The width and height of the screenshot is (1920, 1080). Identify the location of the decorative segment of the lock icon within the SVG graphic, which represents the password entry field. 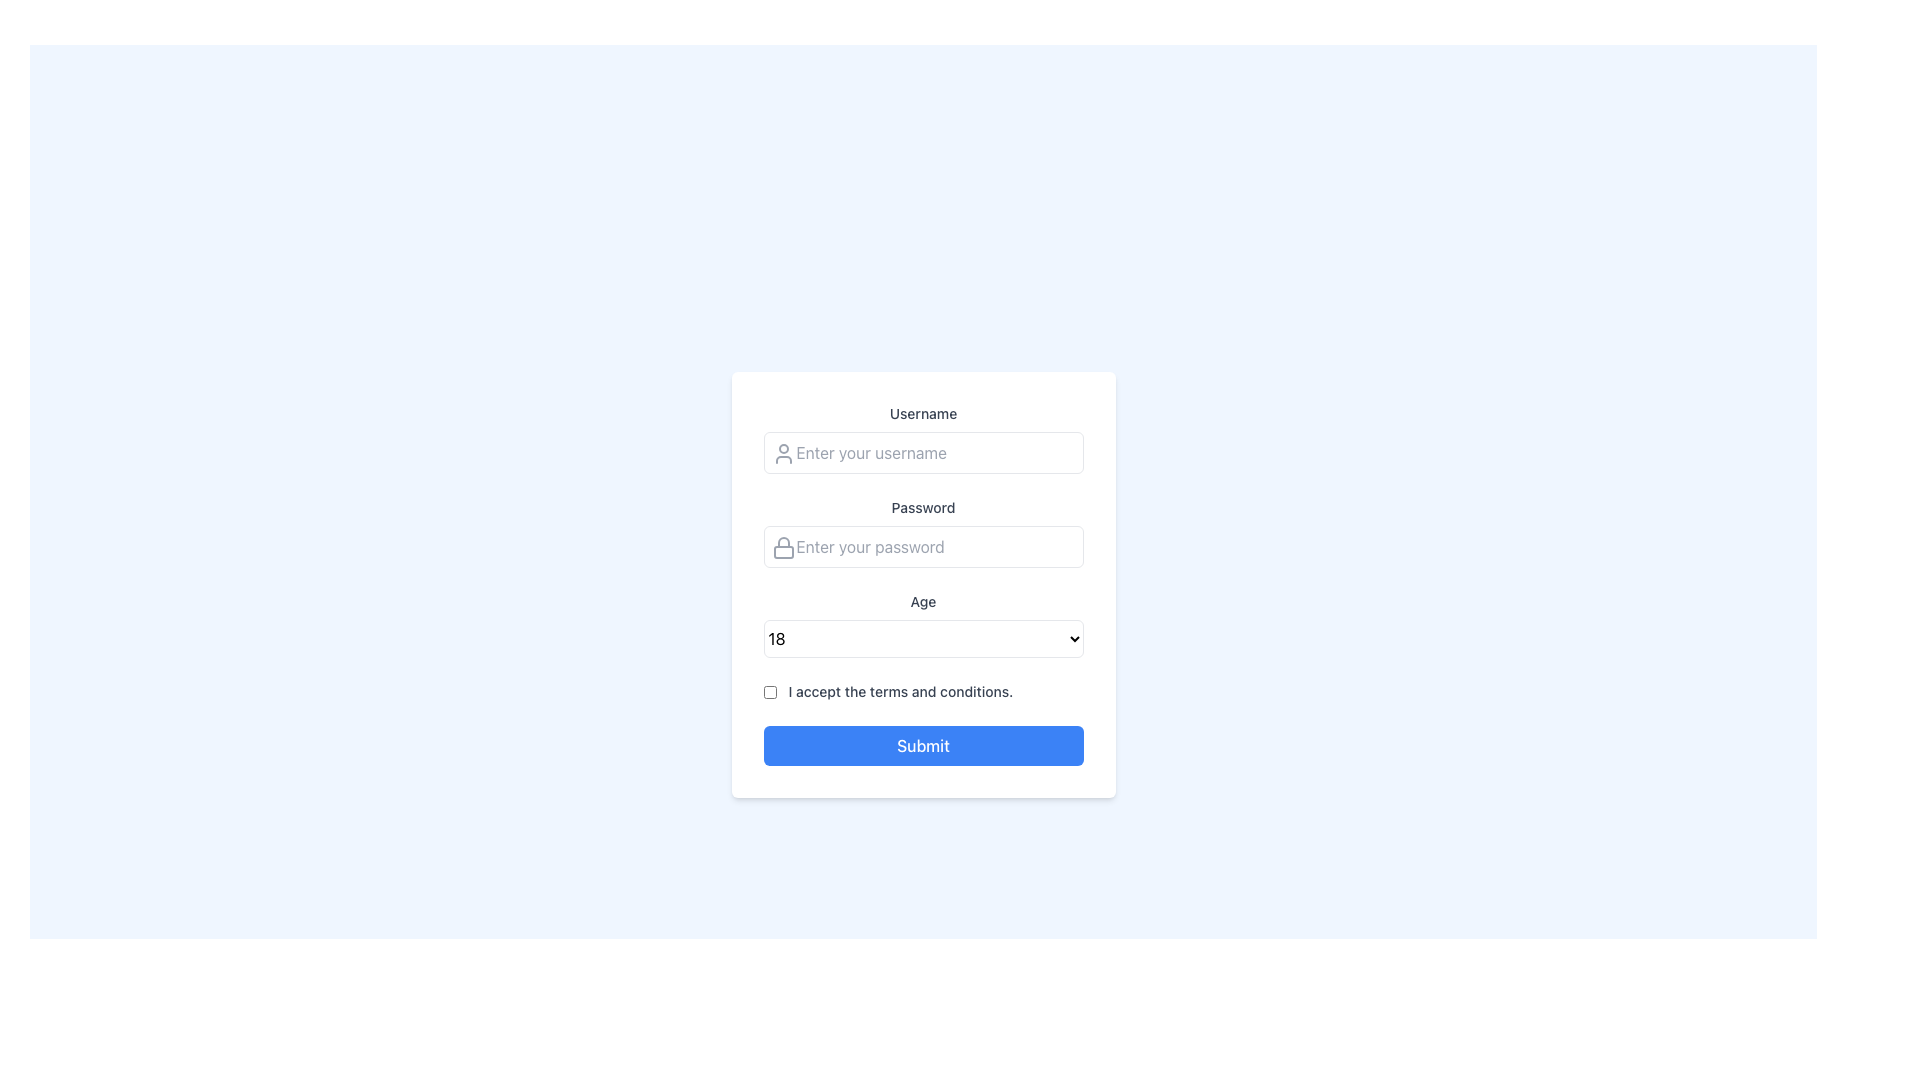
(782, 552).